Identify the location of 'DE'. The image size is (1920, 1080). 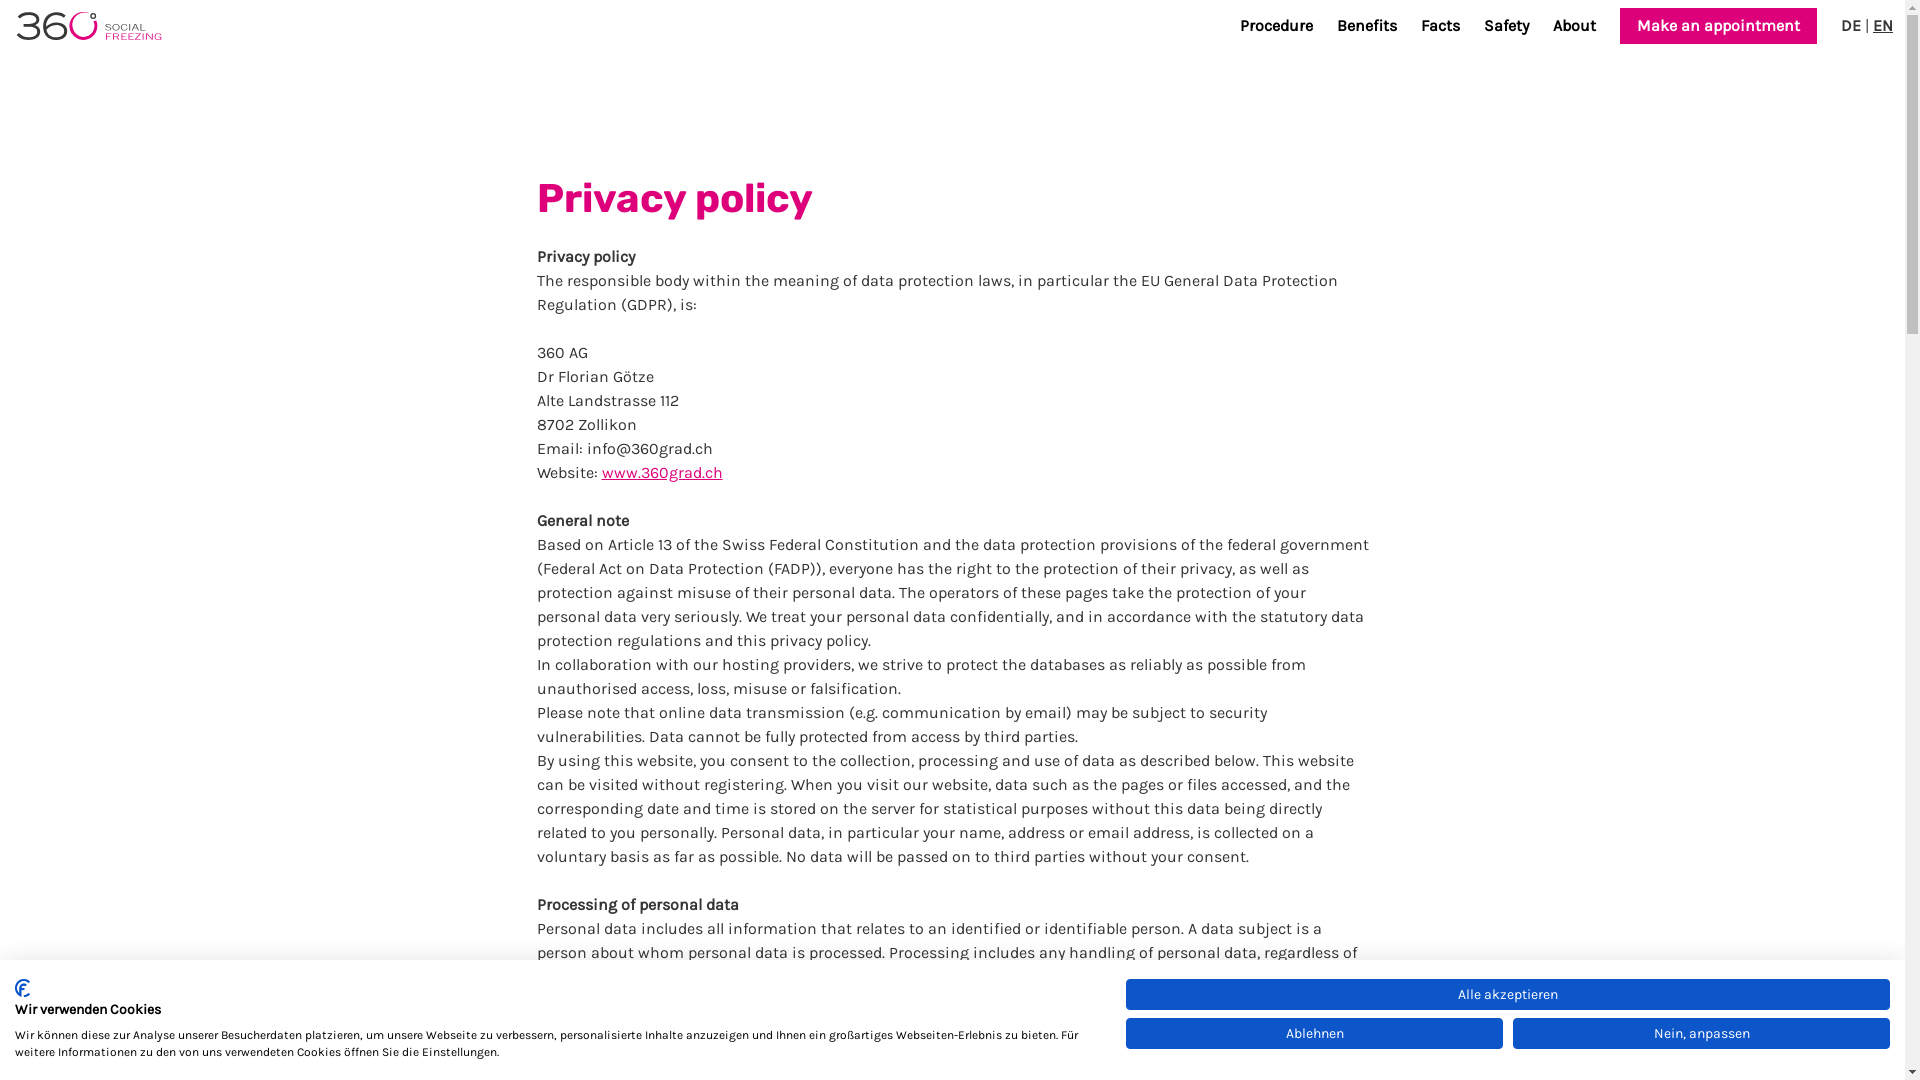
(1850, 26).